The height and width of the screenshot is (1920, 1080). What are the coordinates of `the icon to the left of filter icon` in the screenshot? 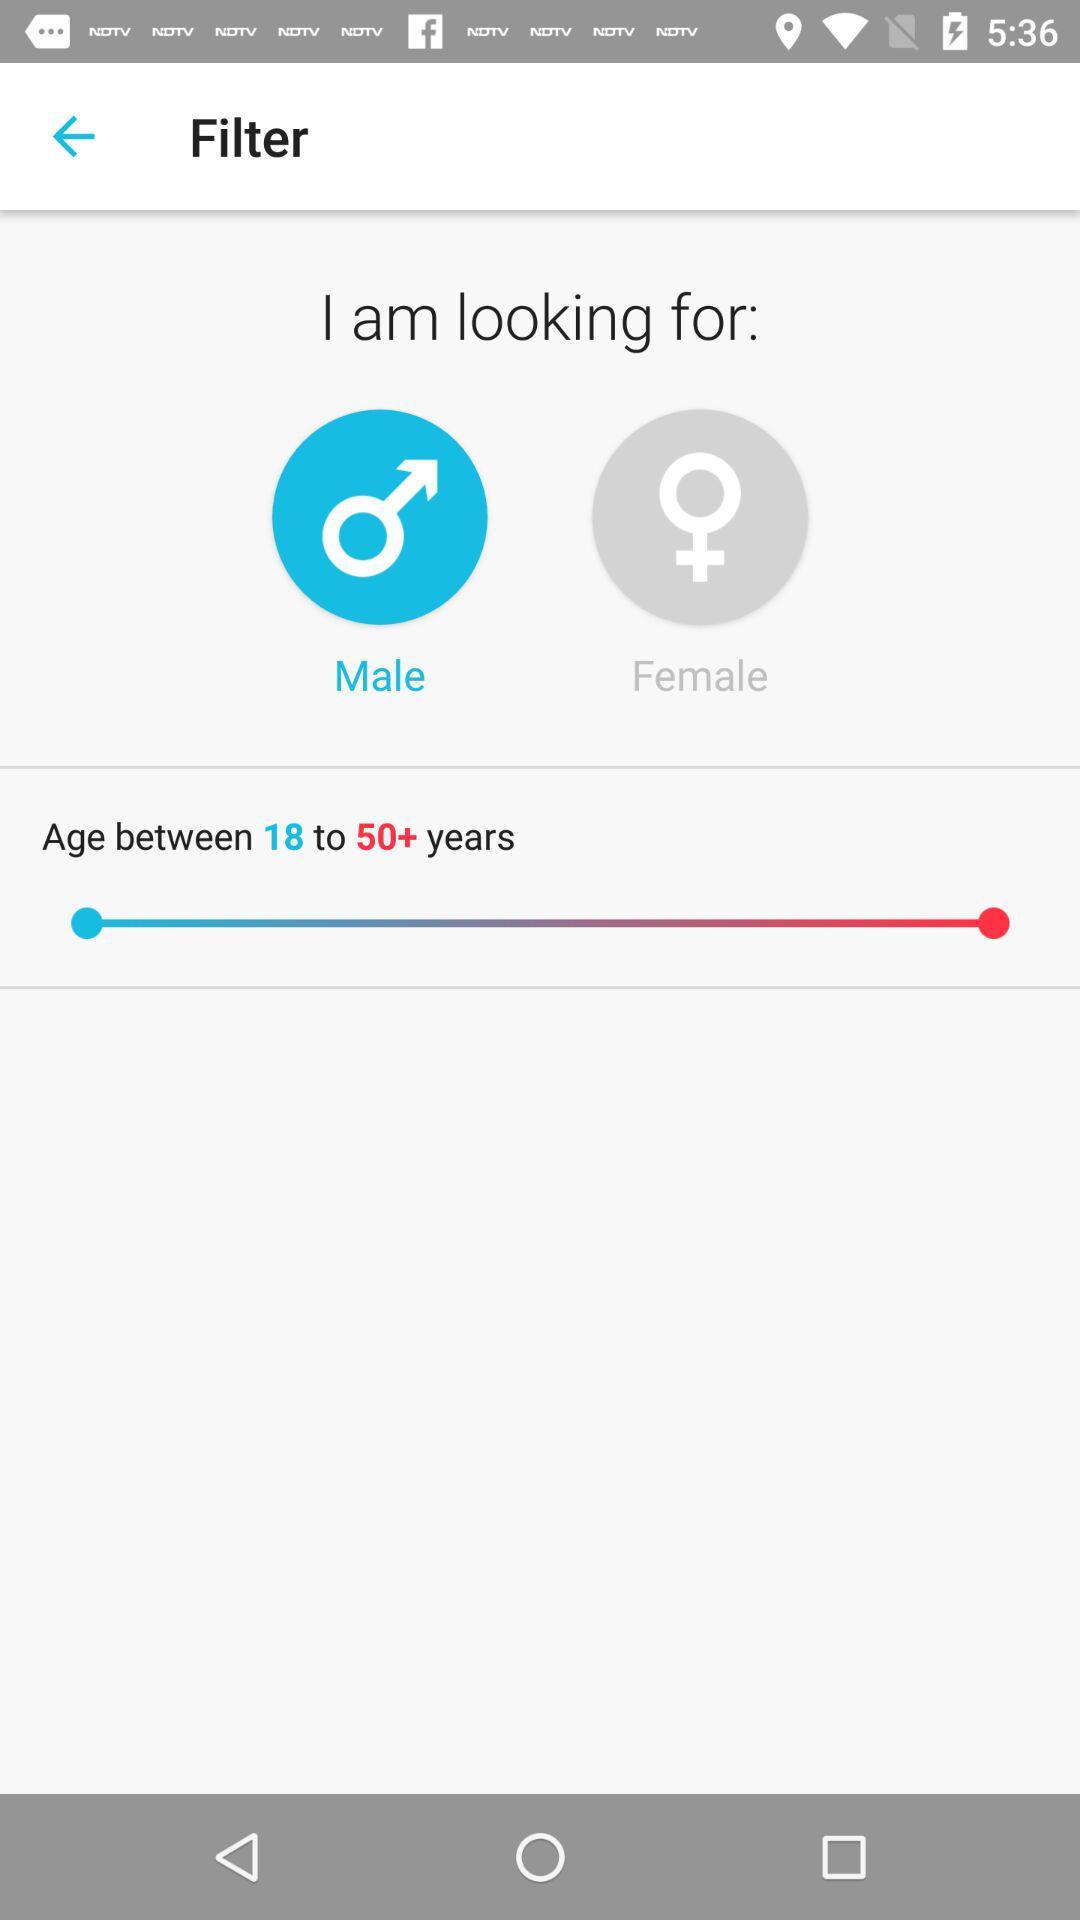 It's located at (72, 135).